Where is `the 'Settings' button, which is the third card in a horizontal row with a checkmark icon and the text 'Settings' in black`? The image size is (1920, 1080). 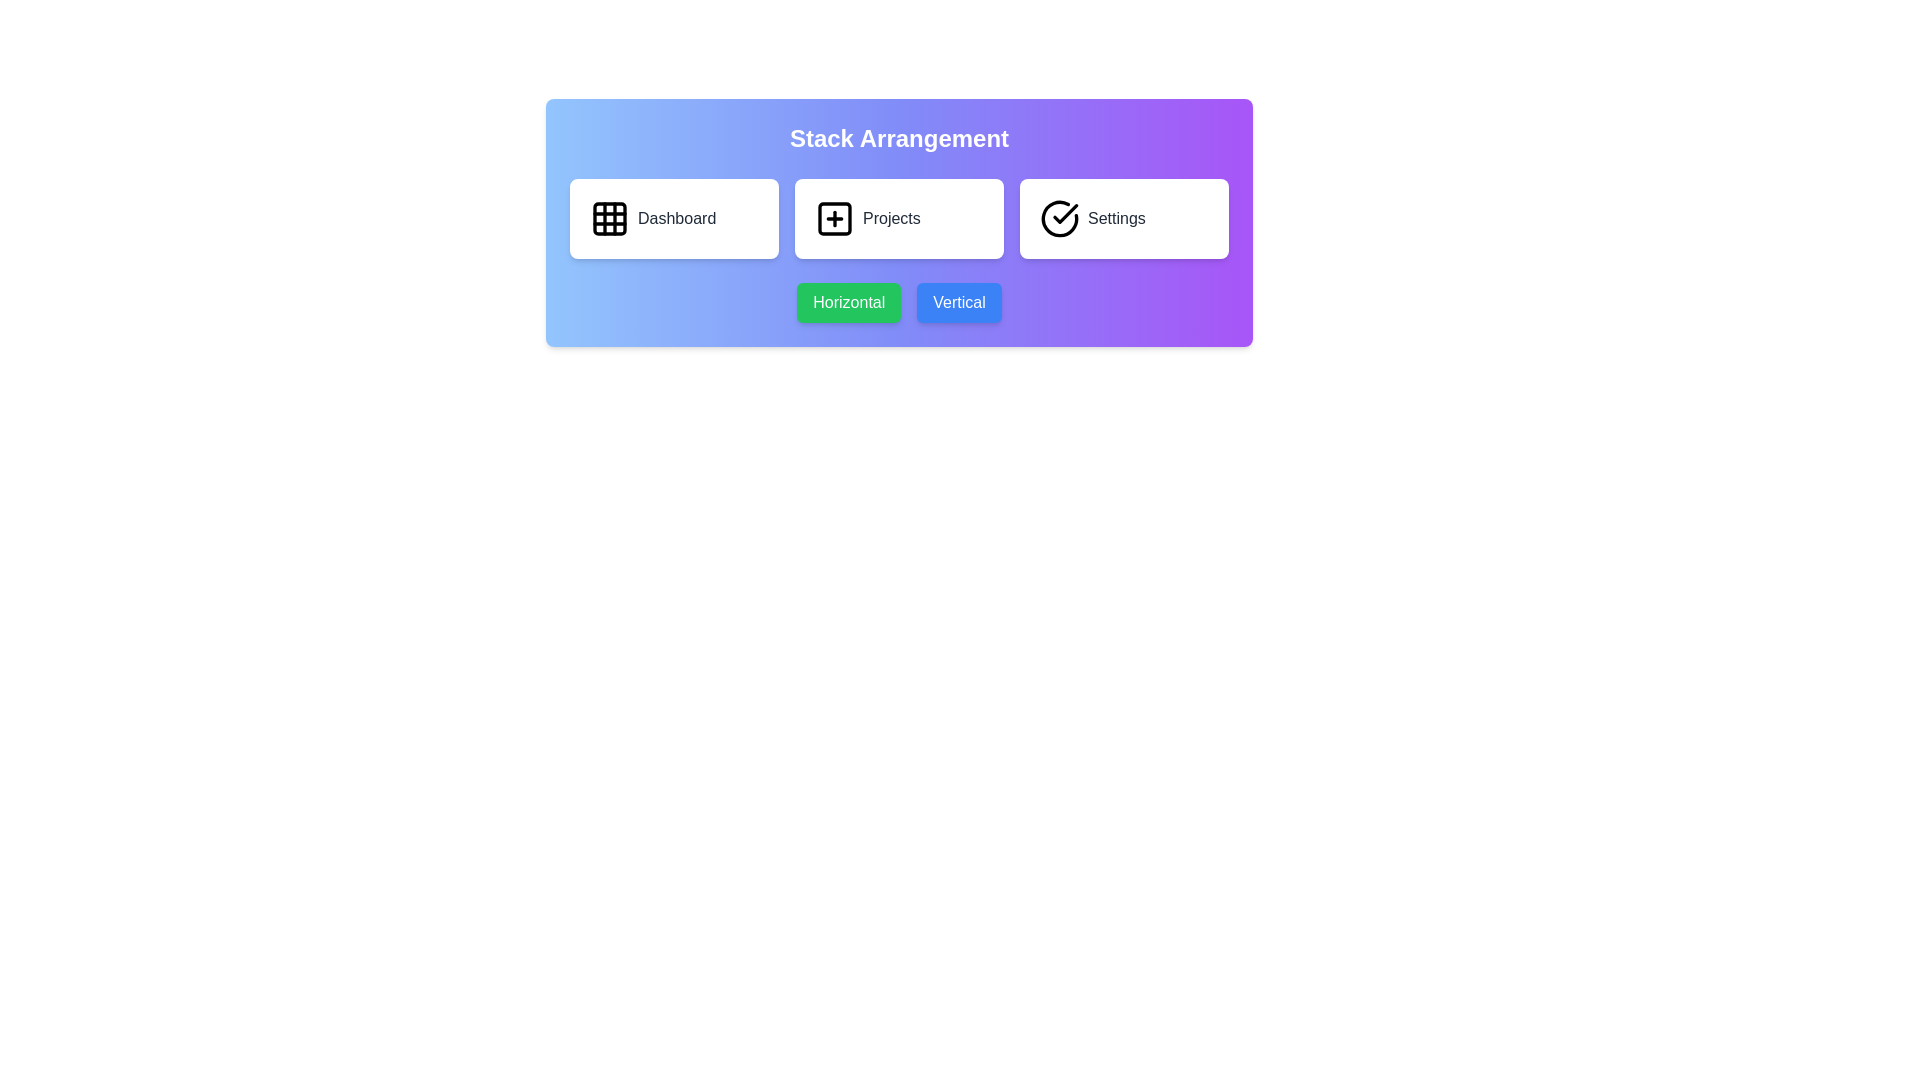
the 'Settings' button, which is the third card in a horizontal row with a checkmark icon and the text 'Settings' in black is located at coordinates (1124, 219).